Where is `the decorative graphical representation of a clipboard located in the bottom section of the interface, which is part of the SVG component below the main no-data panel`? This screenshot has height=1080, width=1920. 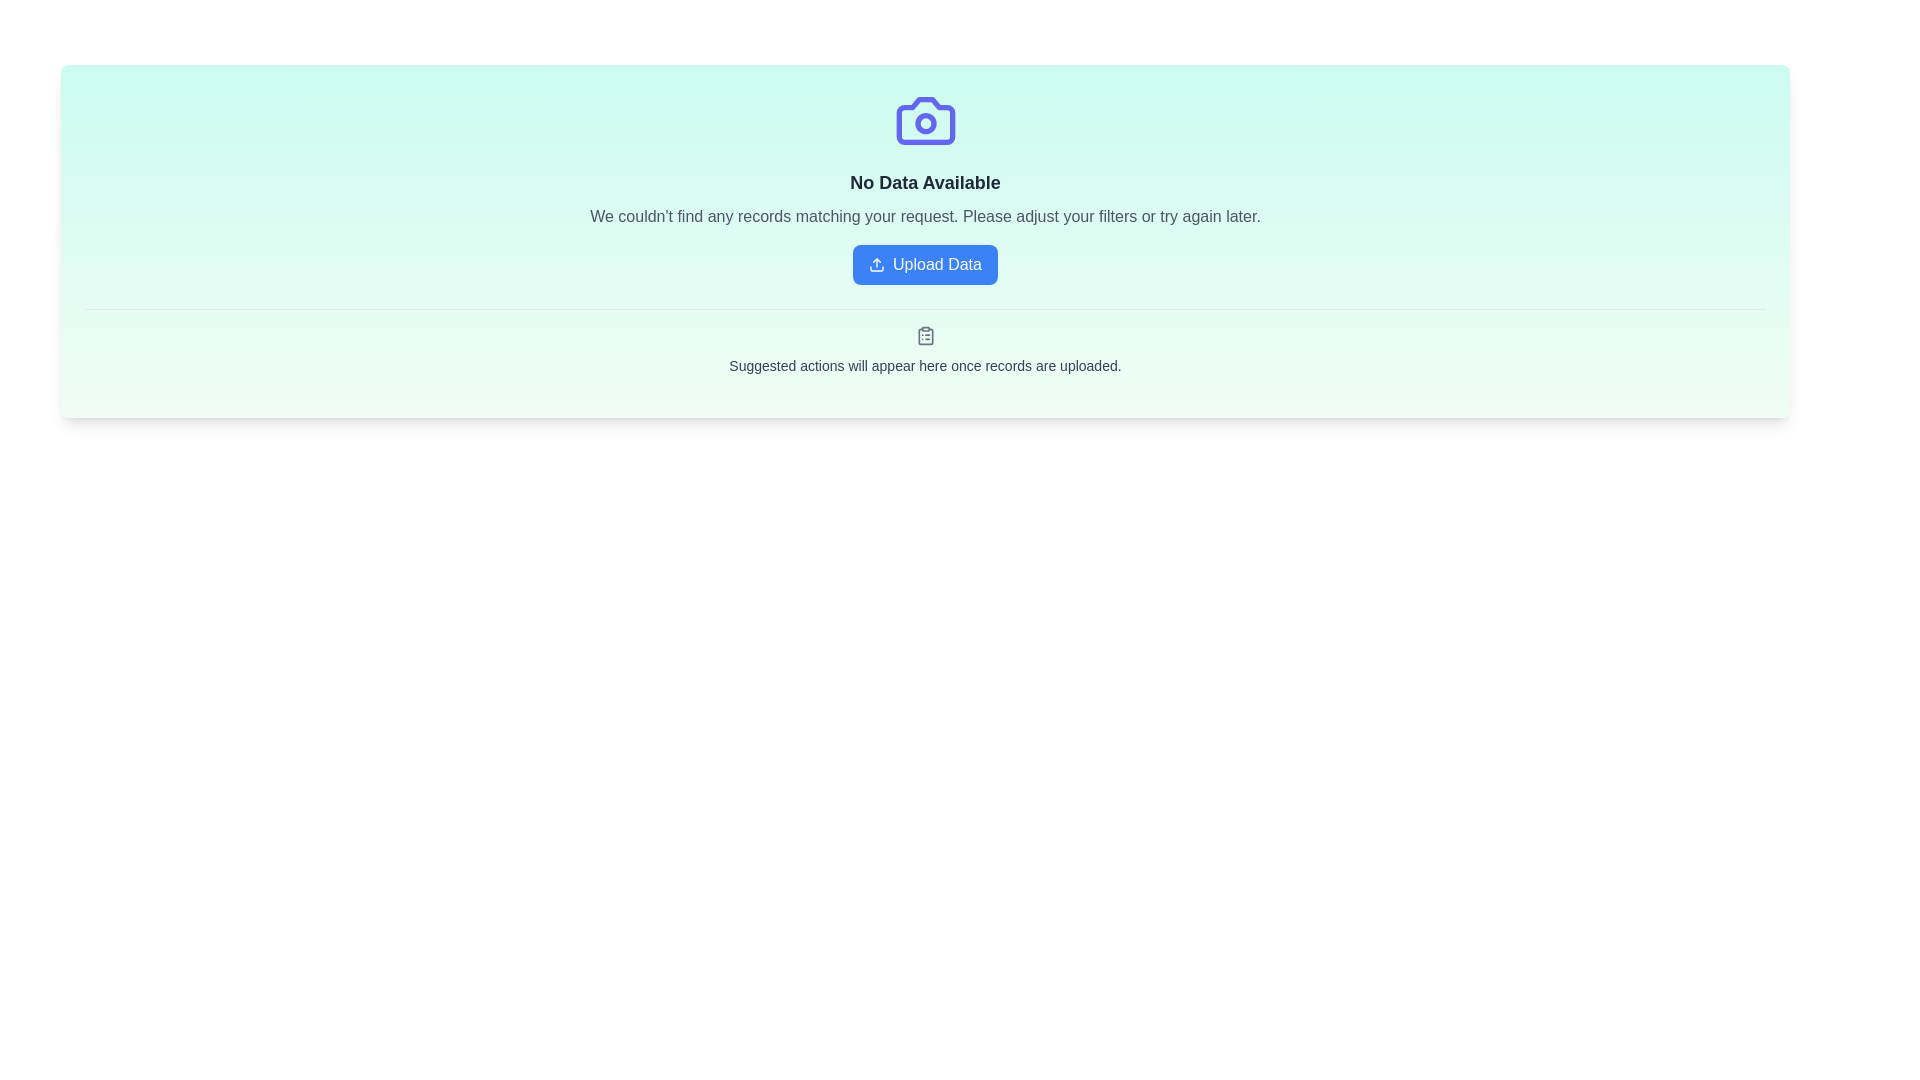
the decorative graphical representation of a clipboard located in the bottom section of the interface, which is part of the SVG component below the main no-data panel is located at coordinates (924, 335).